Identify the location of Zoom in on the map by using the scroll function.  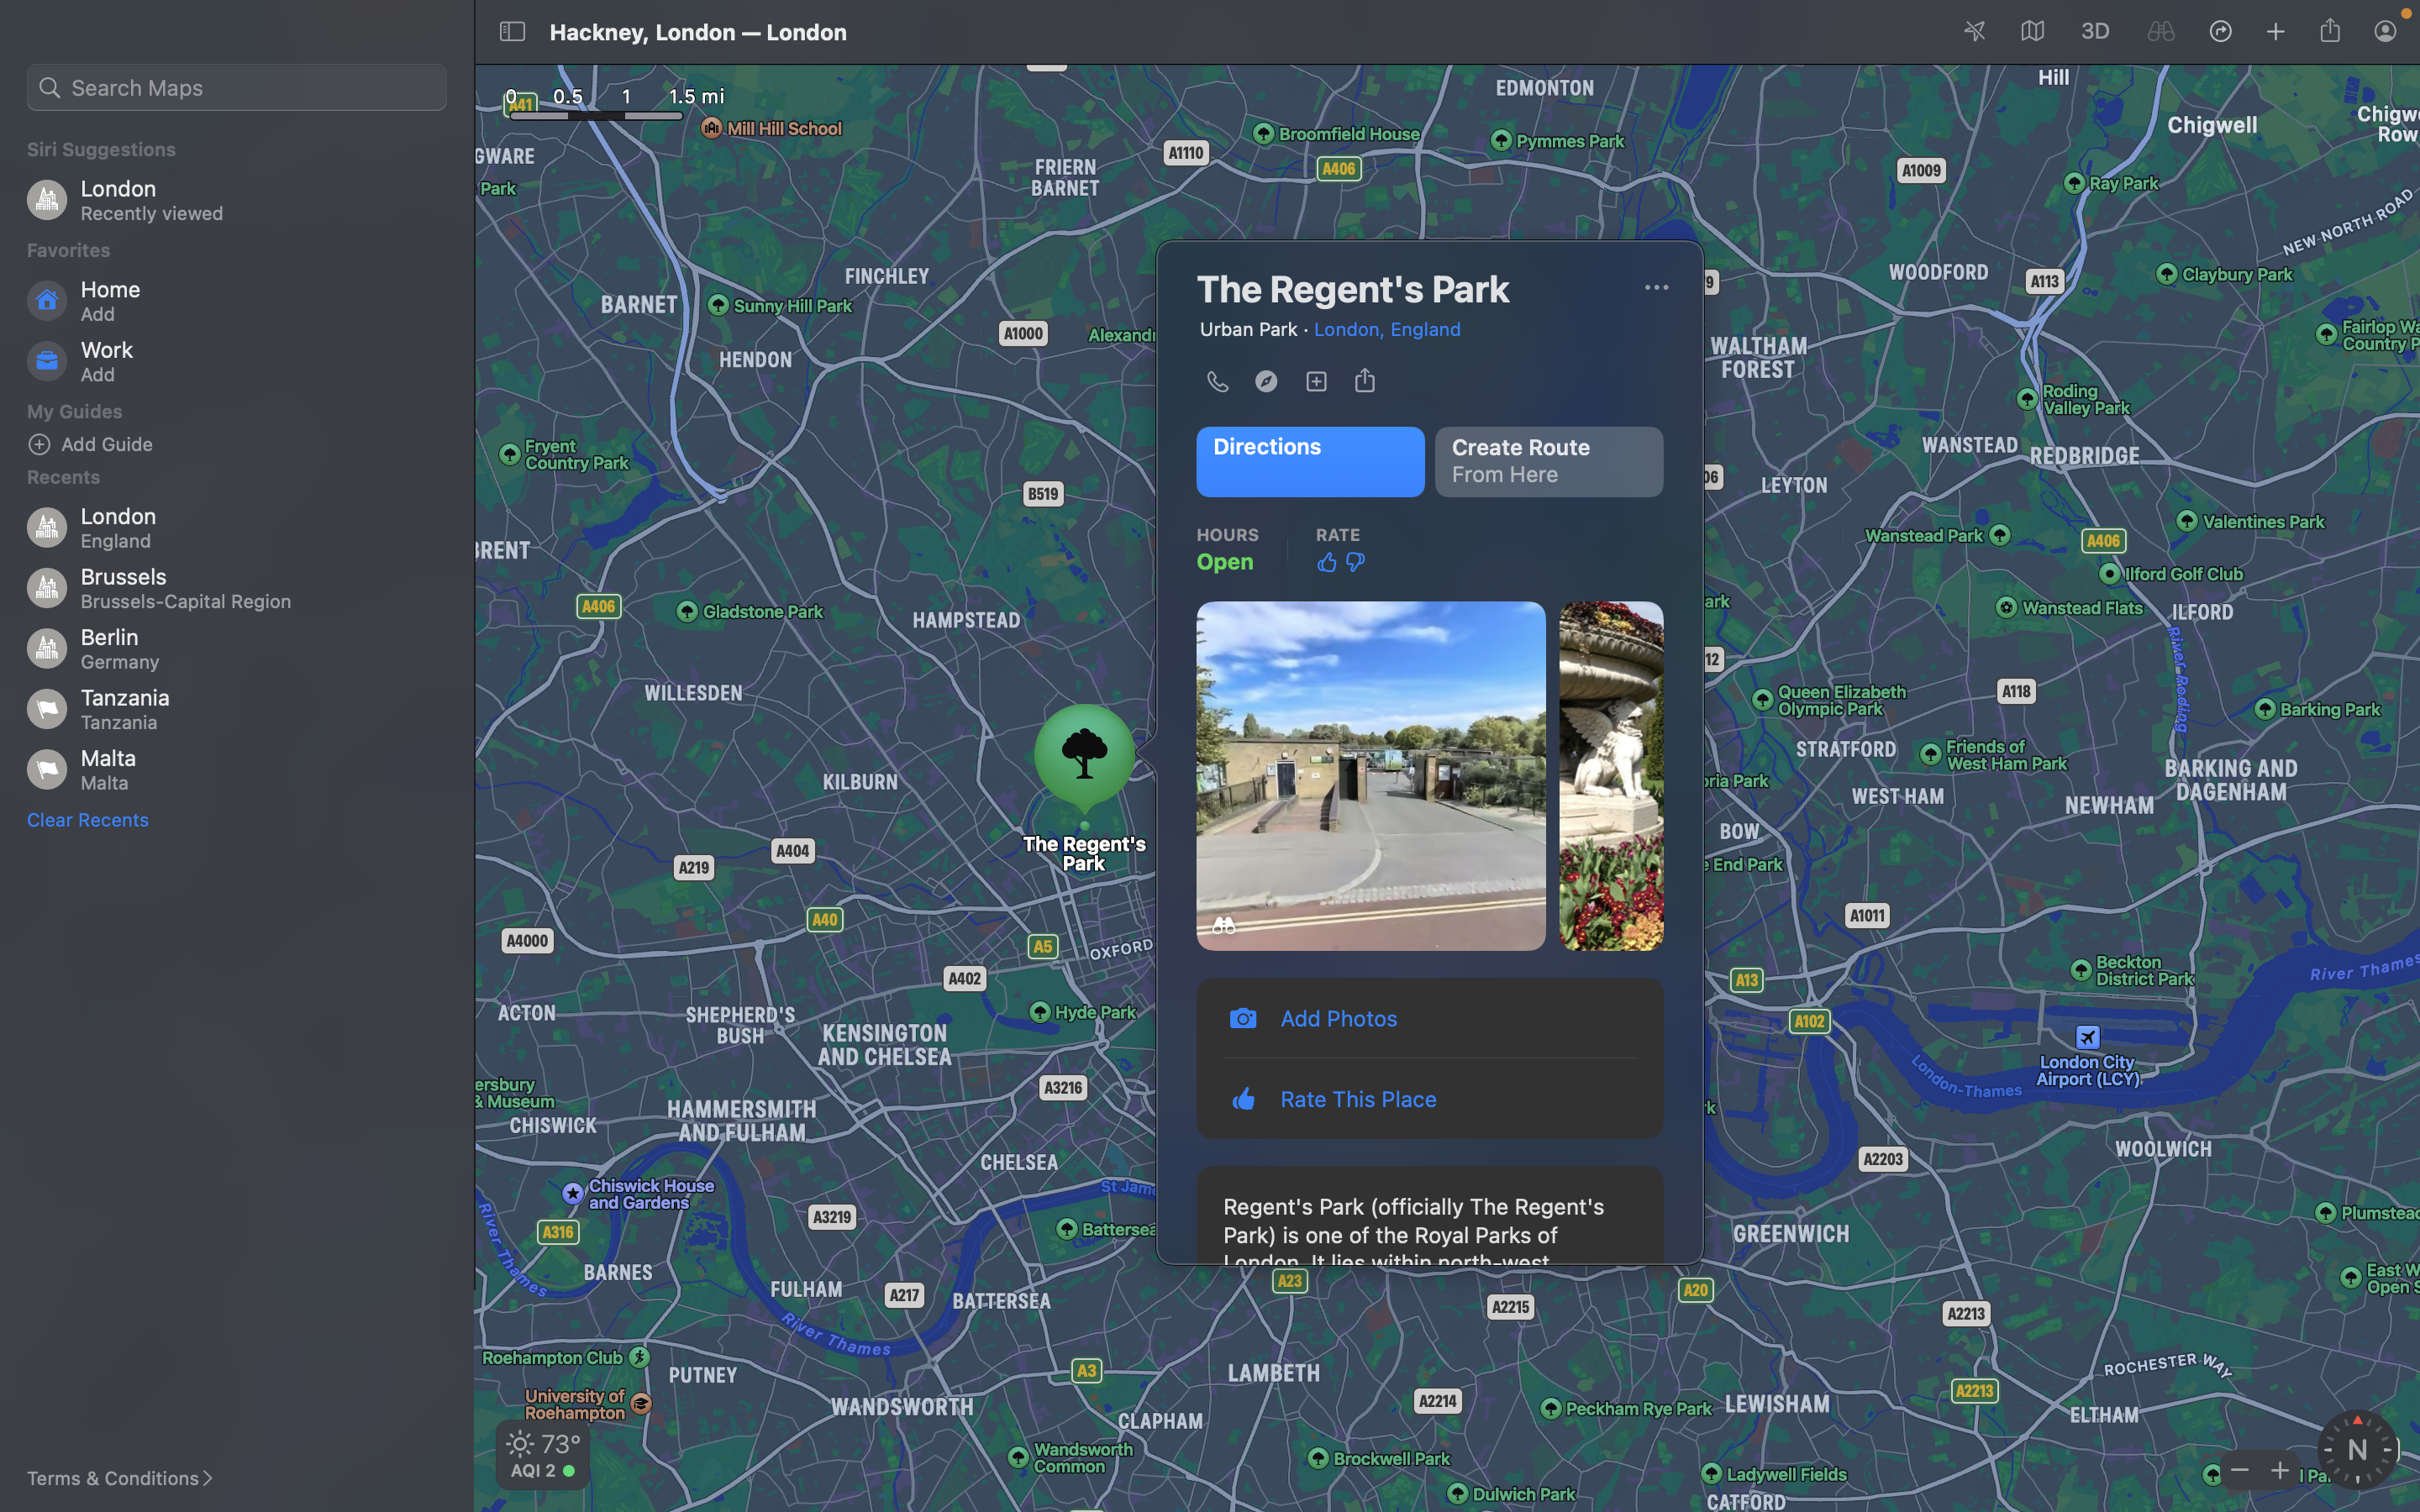
(4120050, 1411452).